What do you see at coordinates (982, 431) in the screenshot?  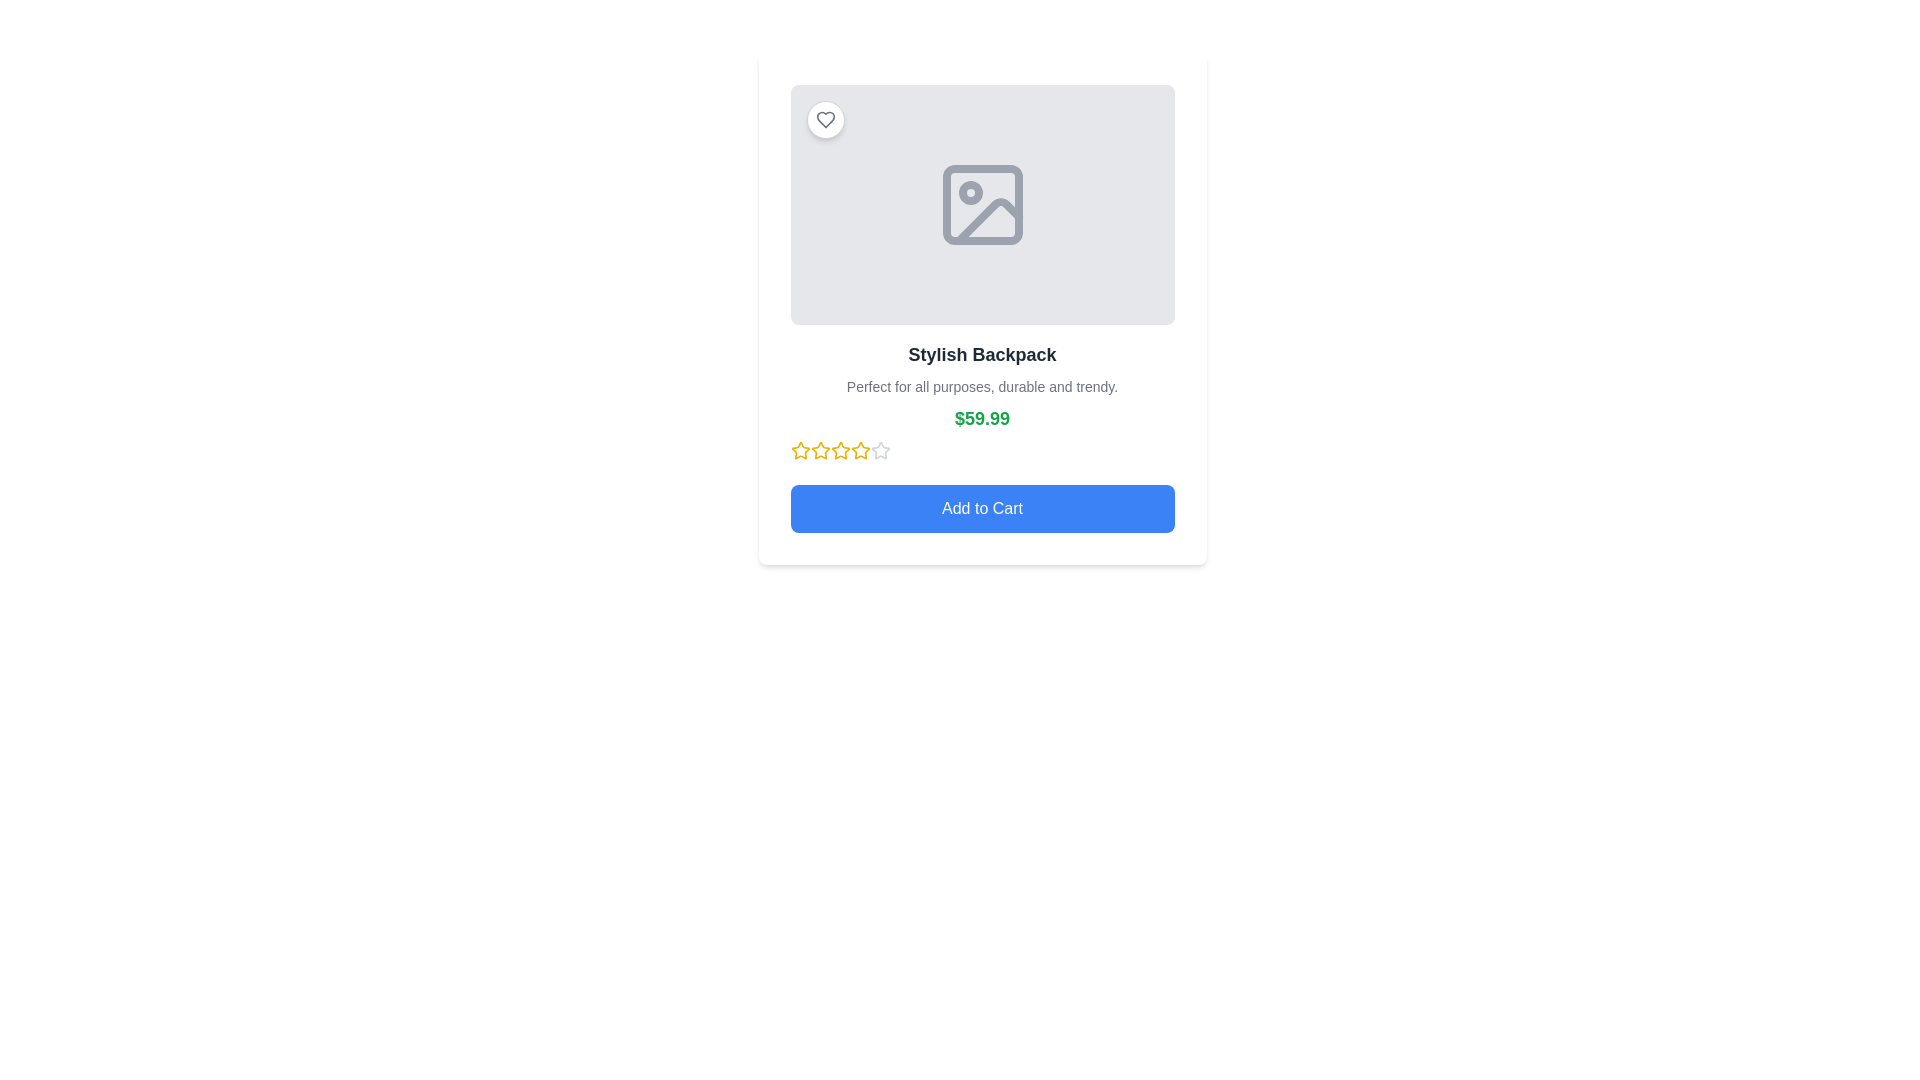 I see `price information displayed in the Text label located centrally within the product card layout, positioned below the product description and above the star-shaped rating icons` at bounding box center [982, 431].